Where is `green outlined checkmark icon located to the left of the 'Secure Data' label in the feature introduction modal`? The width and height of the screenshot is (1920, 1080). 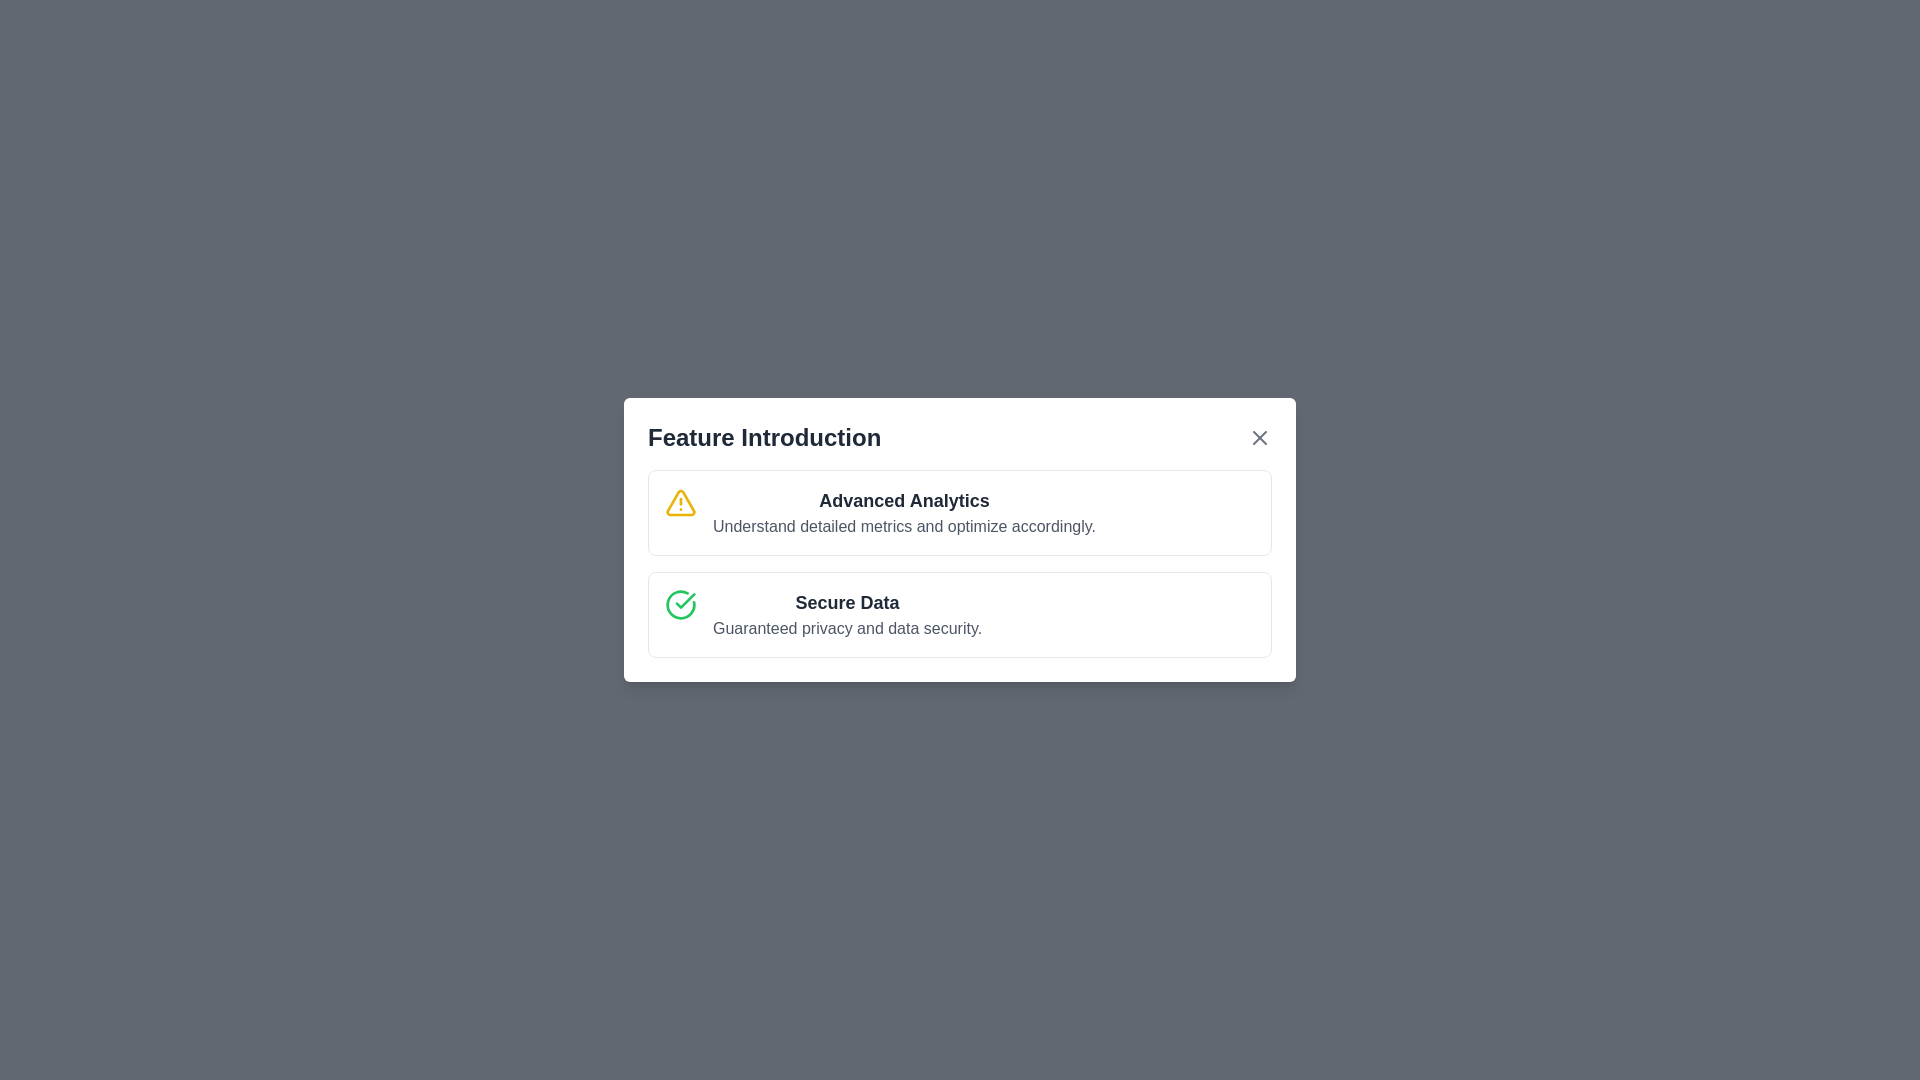
green outlined checkmark icon located to the left of the 'Secure Data' label in the feature introduction modal is located at coordinates (685, 600).